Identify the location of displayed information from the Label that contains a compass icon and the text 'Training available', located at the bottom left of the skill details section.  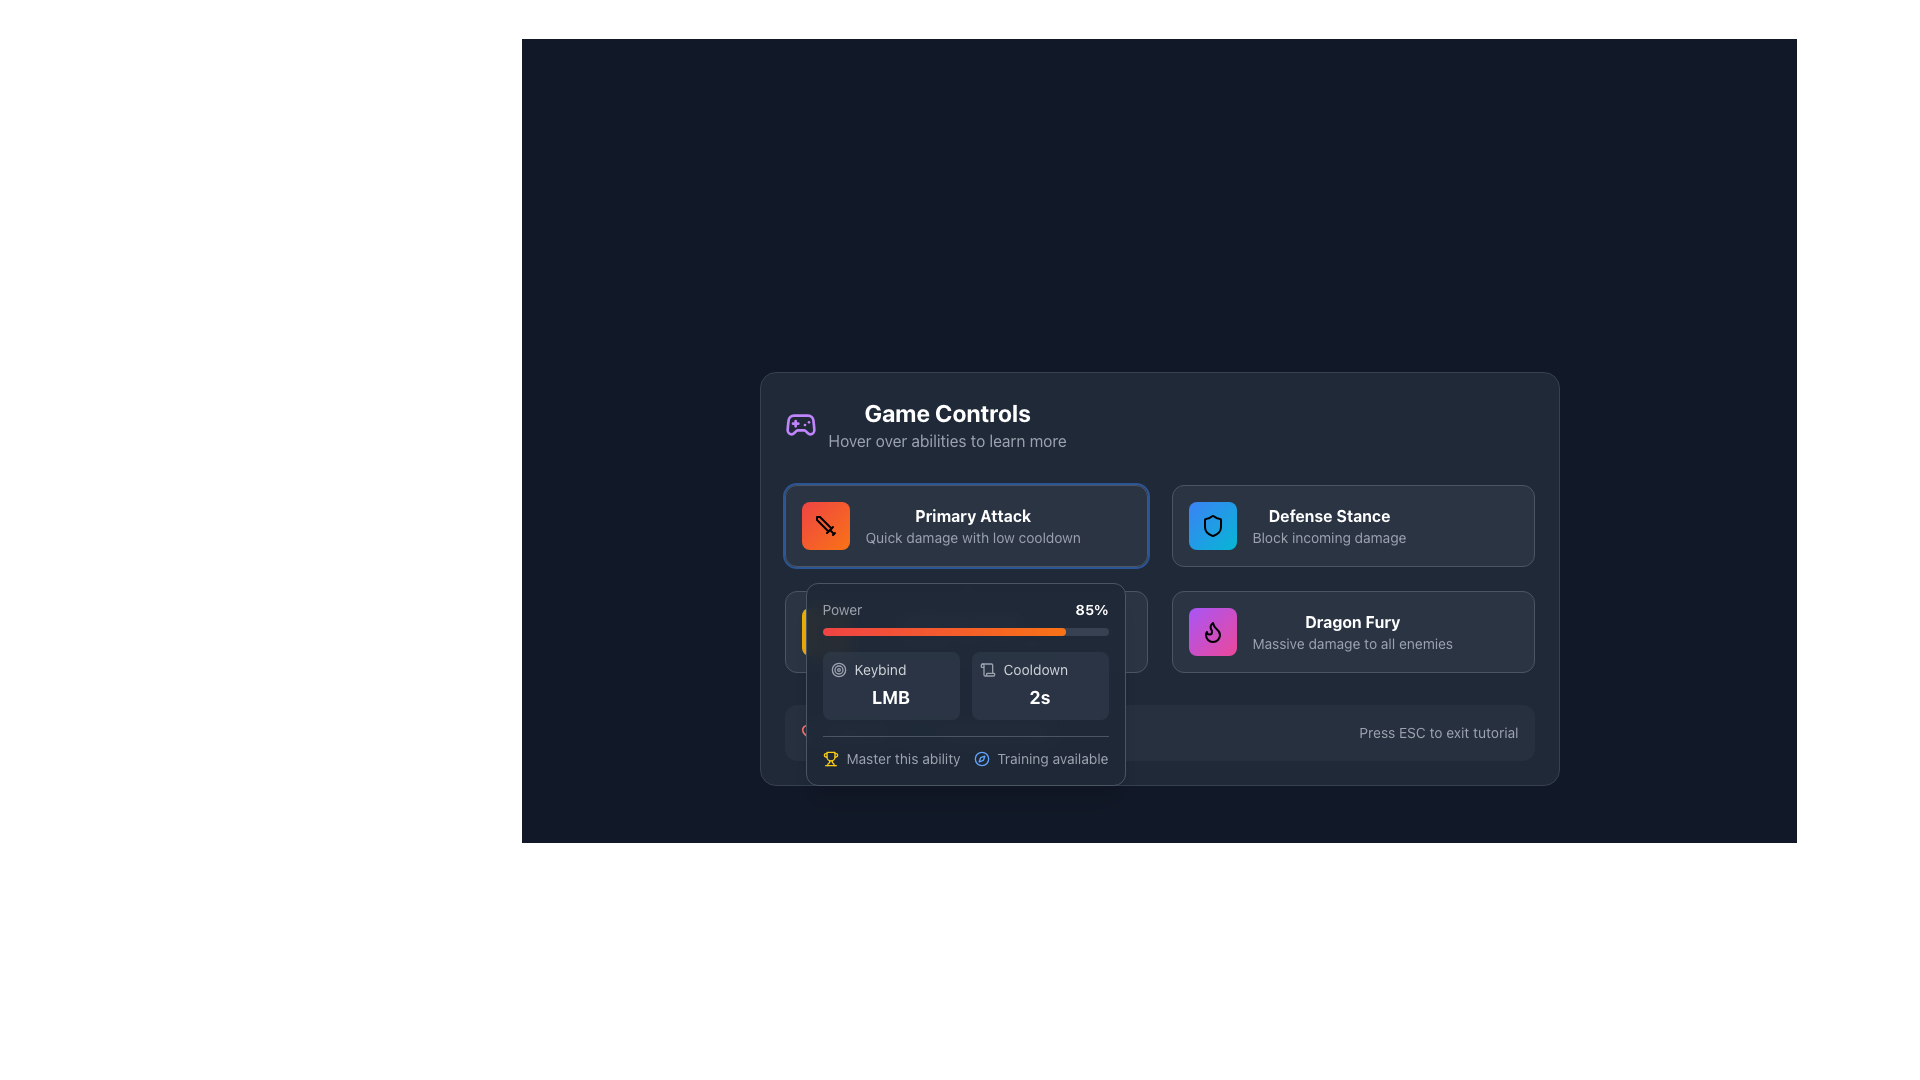
(1040, 759).